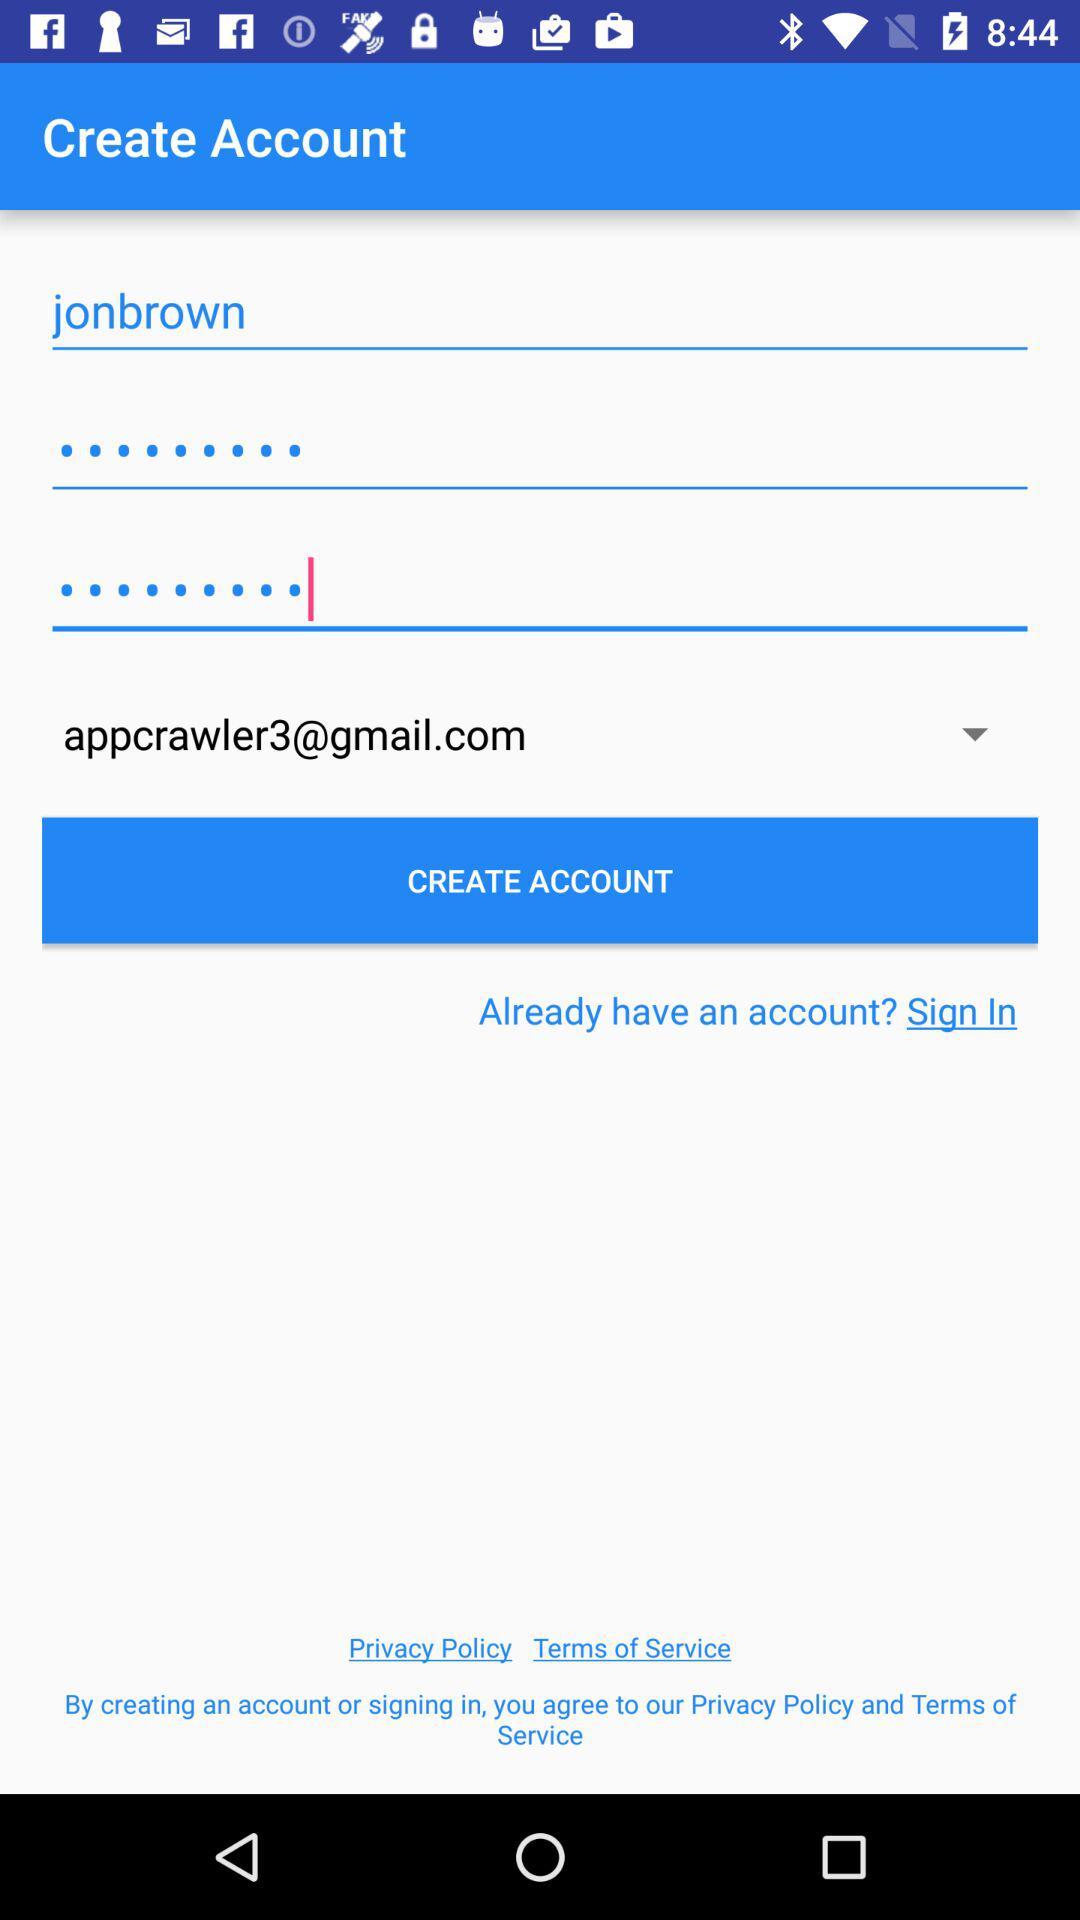 This screenshot has width=1080, height=1920. Describe the element at coordinates (747, 1010) in the screenshot. I see `item below the create account` at that location.